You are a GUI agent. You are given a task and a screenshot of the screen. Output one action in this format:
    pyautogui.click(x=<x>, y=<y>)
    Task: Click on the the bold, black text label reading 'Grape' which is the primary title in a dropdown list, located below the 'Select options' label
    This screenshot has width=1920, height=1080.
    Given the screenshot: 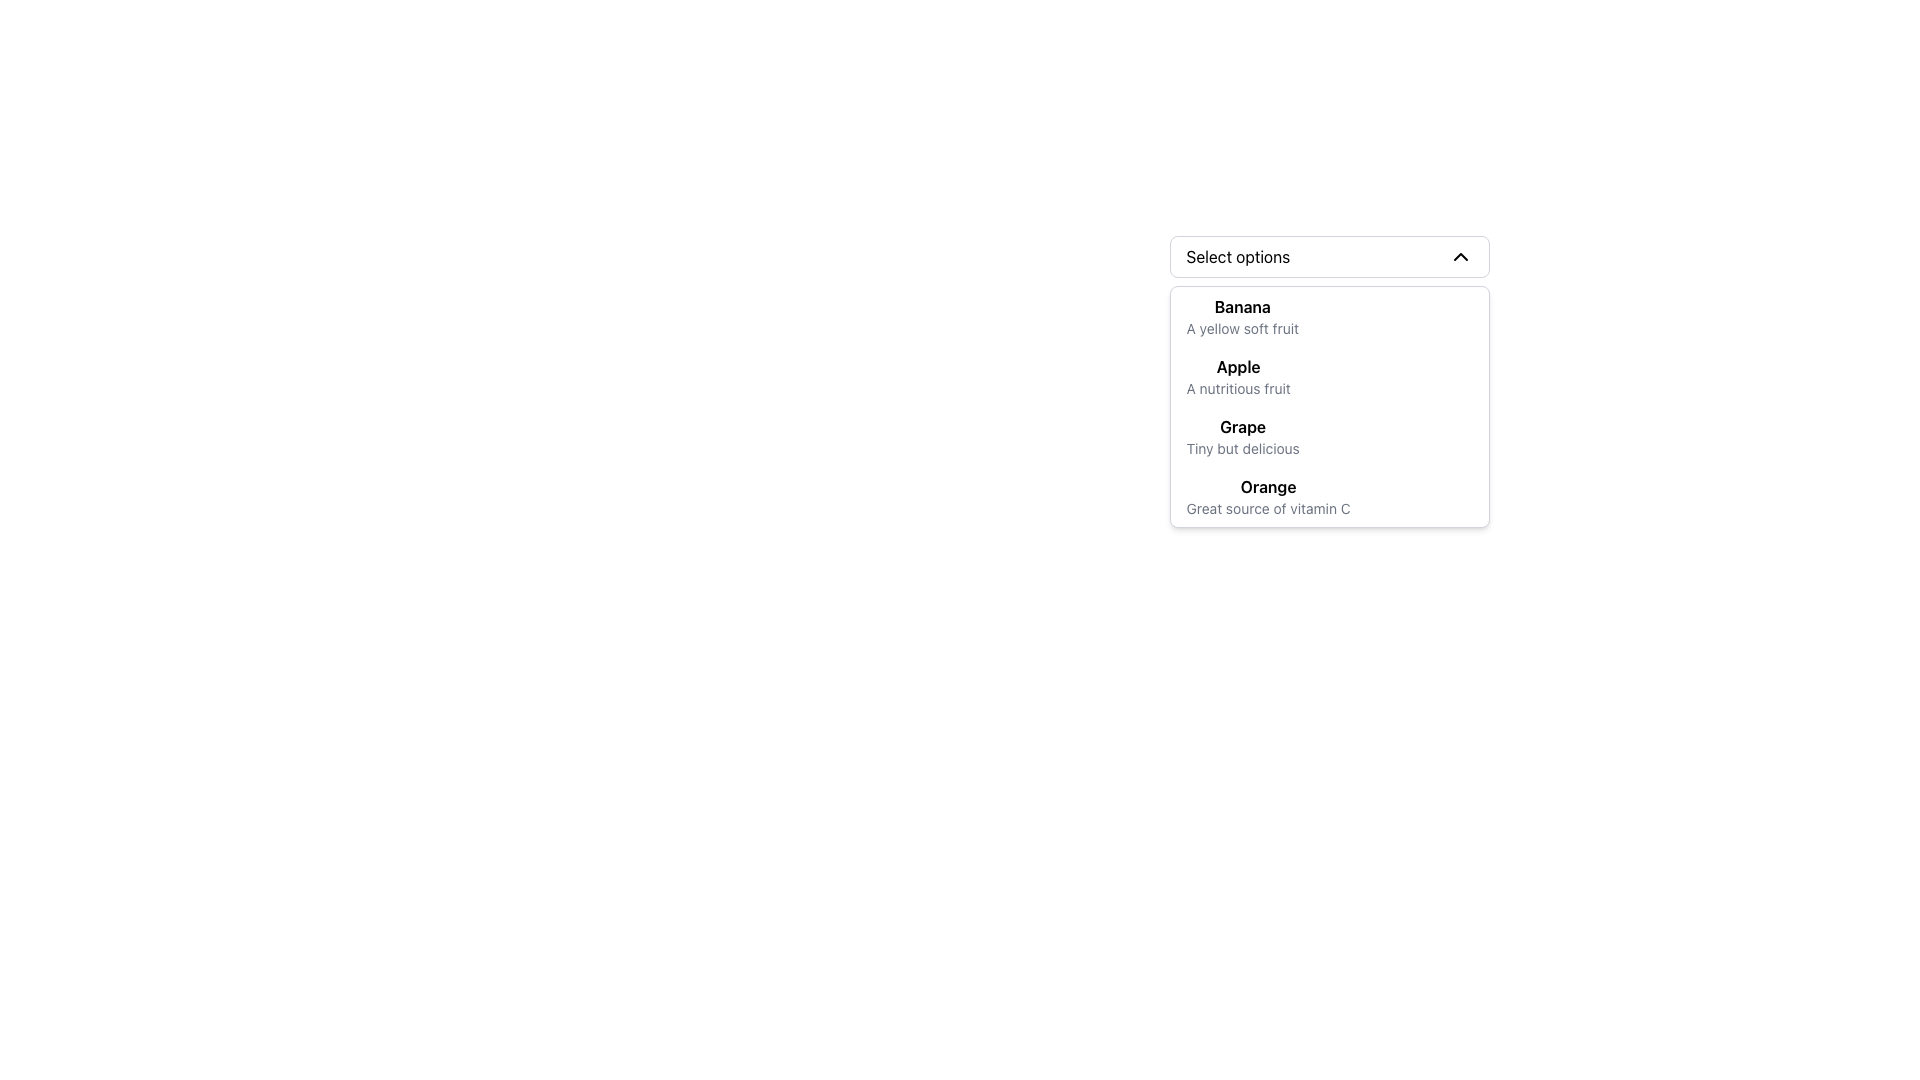 What is the action you would take?
    pyautogui.click(x=1242, y=426)
    